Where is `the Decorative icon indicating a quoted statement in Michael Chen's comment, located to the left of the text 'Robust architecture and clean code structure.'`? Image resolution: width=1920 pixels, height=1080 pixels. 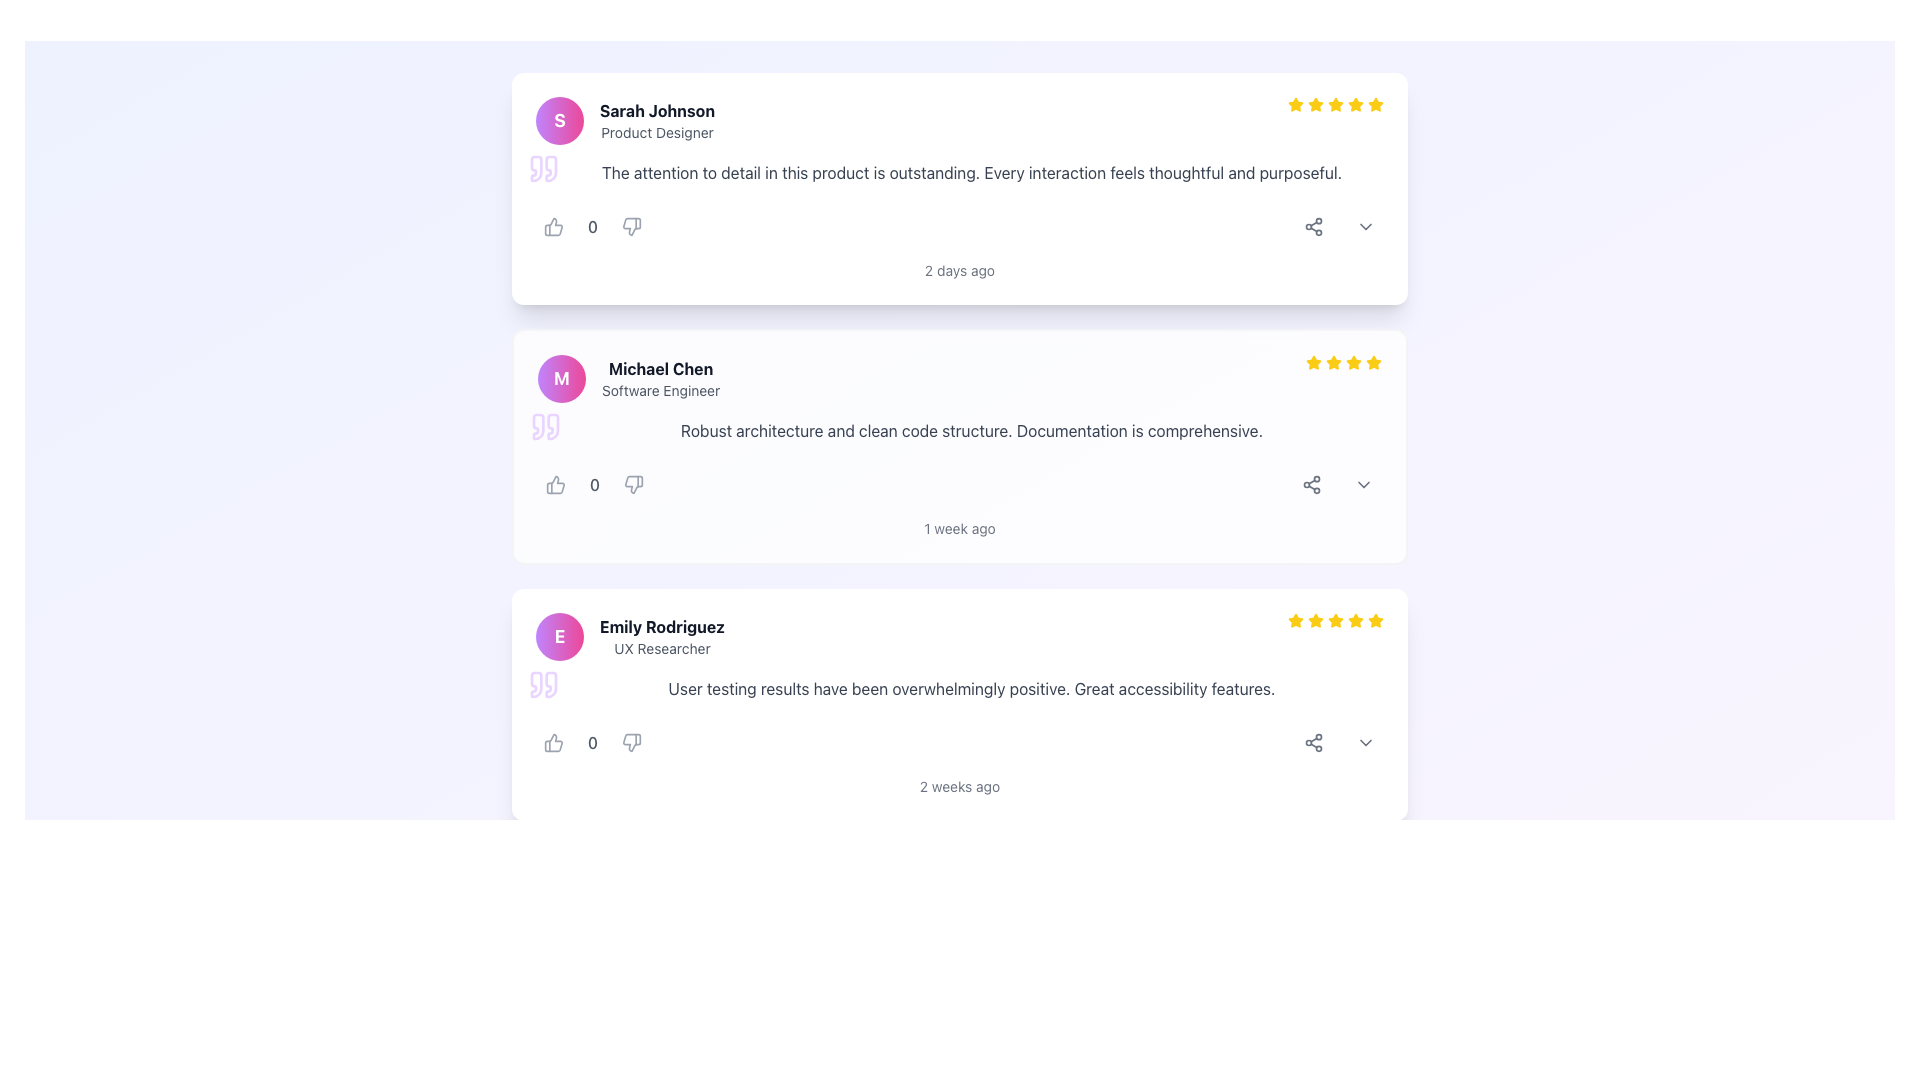
the Decorative icon indicating a quoted statement in Michael Chen's comment, located to the left of the text 'Robust architecture and clean code structure.' is located at coordinates (546, 426).